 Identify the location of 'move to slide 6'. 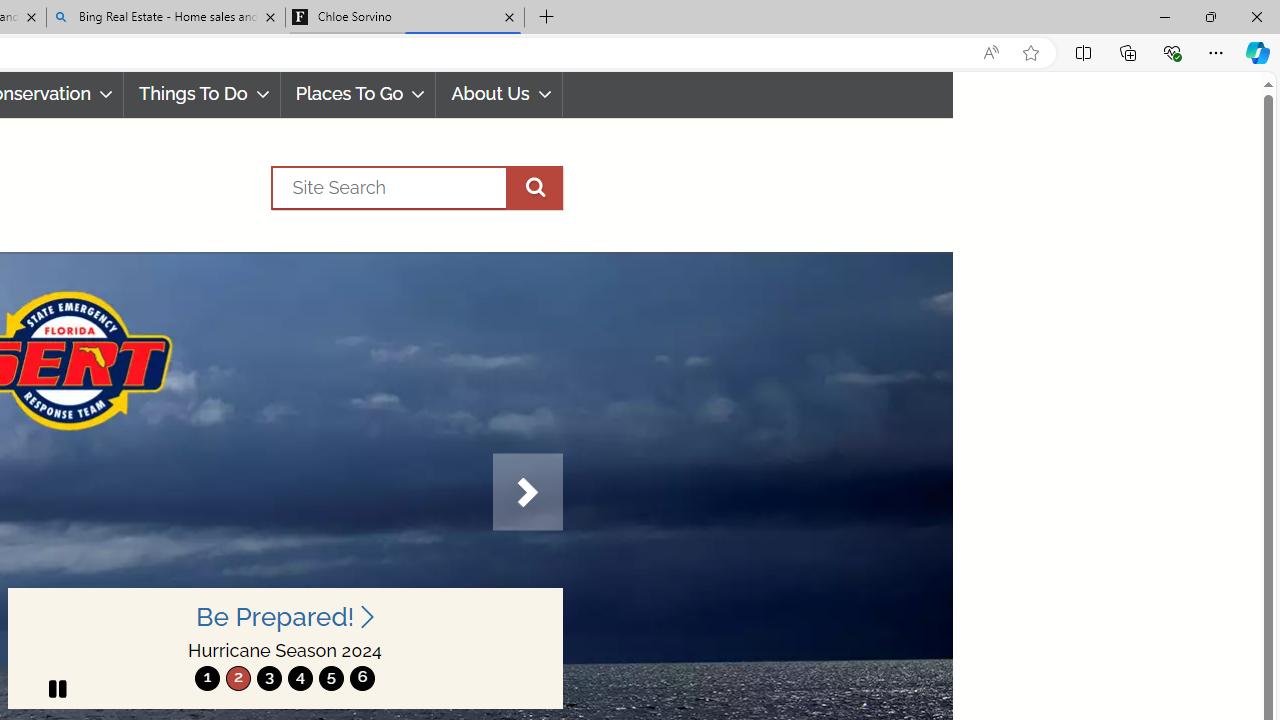
(362, 677).